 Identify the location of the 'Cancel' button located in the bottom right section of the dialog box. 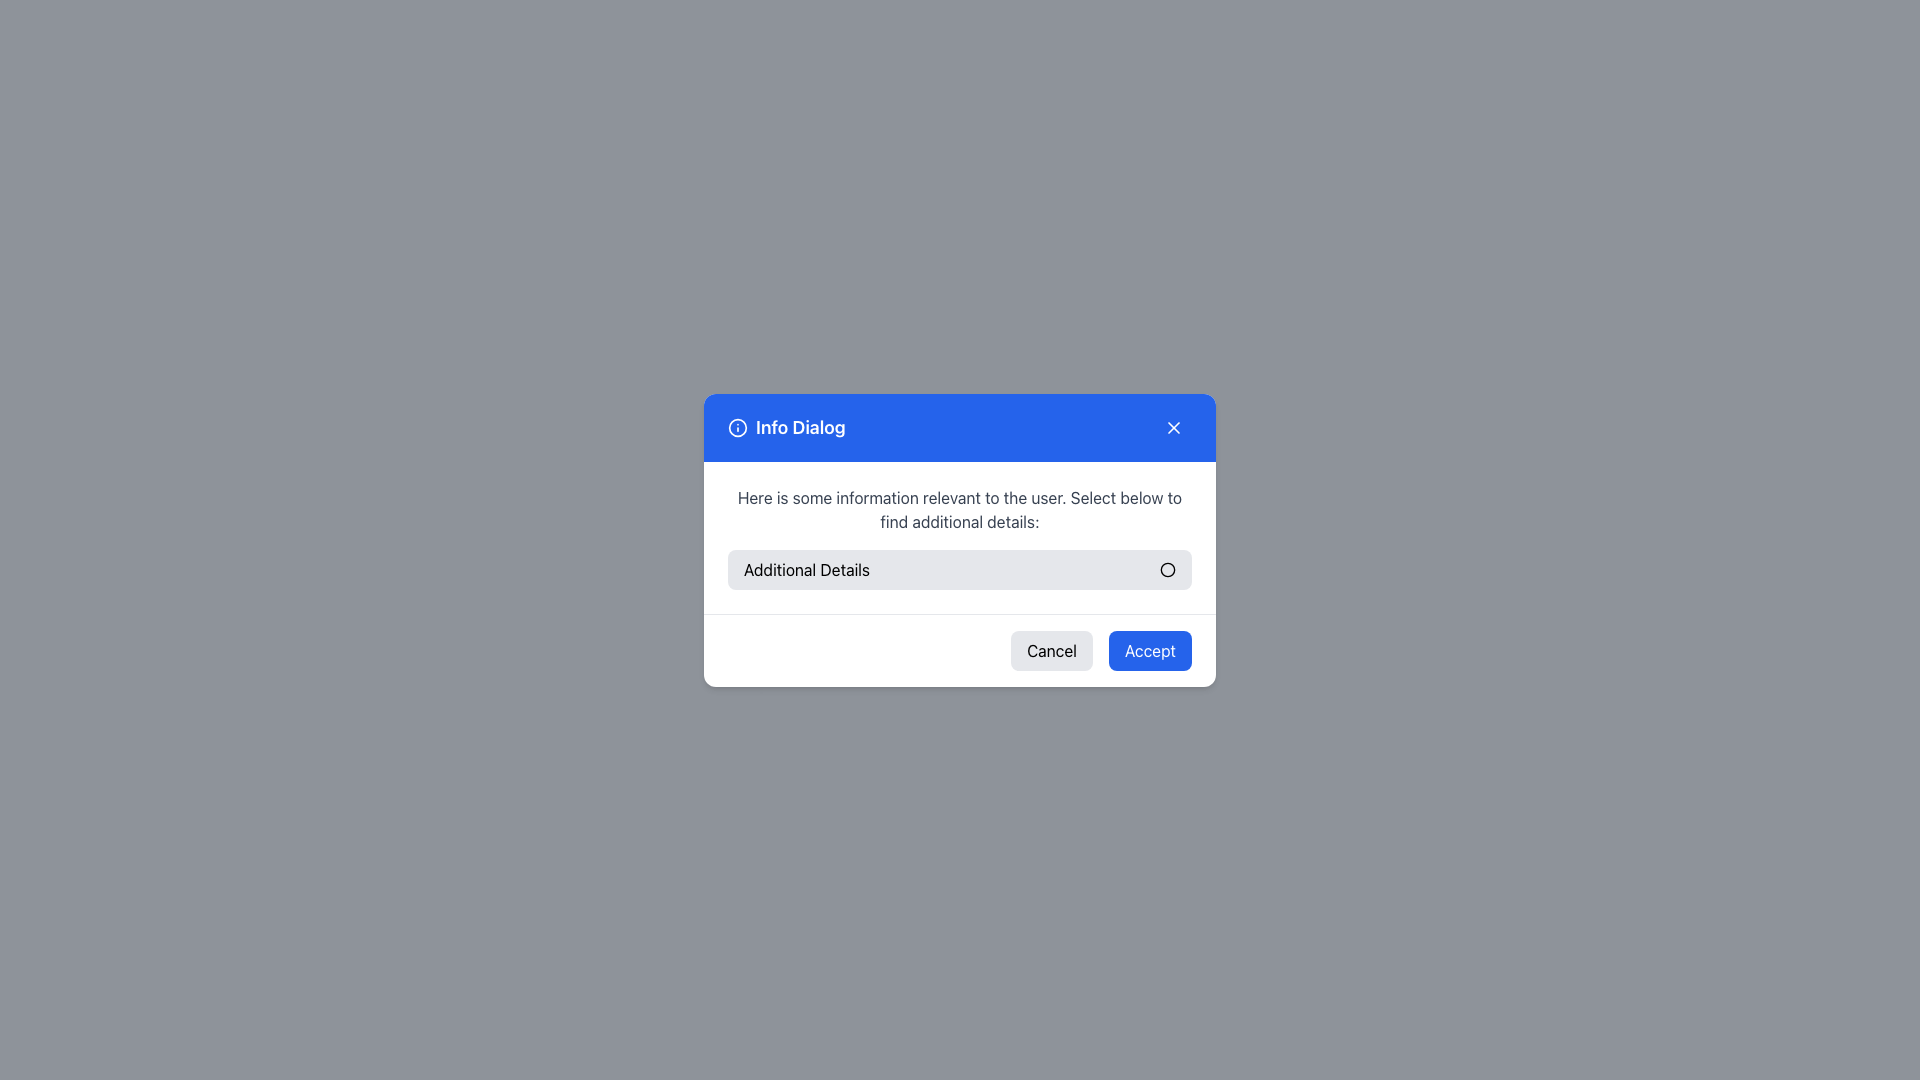
(1050, 650).